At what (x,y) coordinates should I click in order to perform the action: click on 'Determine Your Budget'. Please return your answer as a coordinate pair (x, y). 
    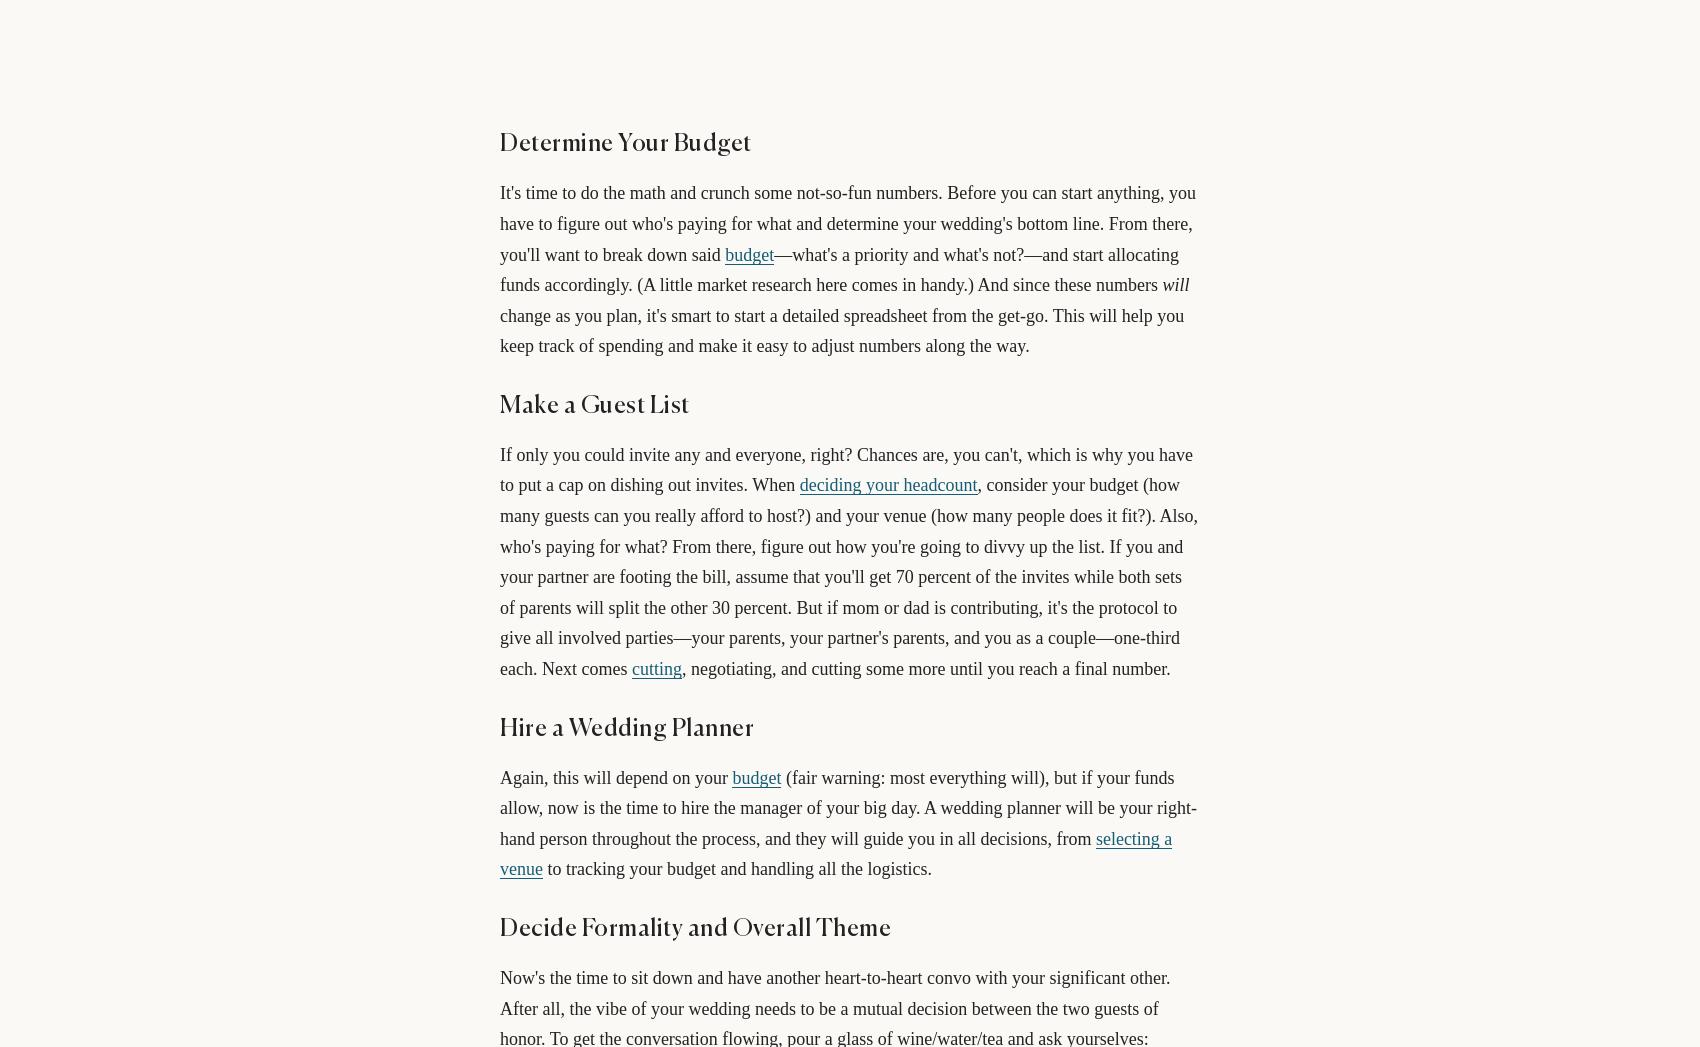
    Looking at the image, I should click on (624, 142).